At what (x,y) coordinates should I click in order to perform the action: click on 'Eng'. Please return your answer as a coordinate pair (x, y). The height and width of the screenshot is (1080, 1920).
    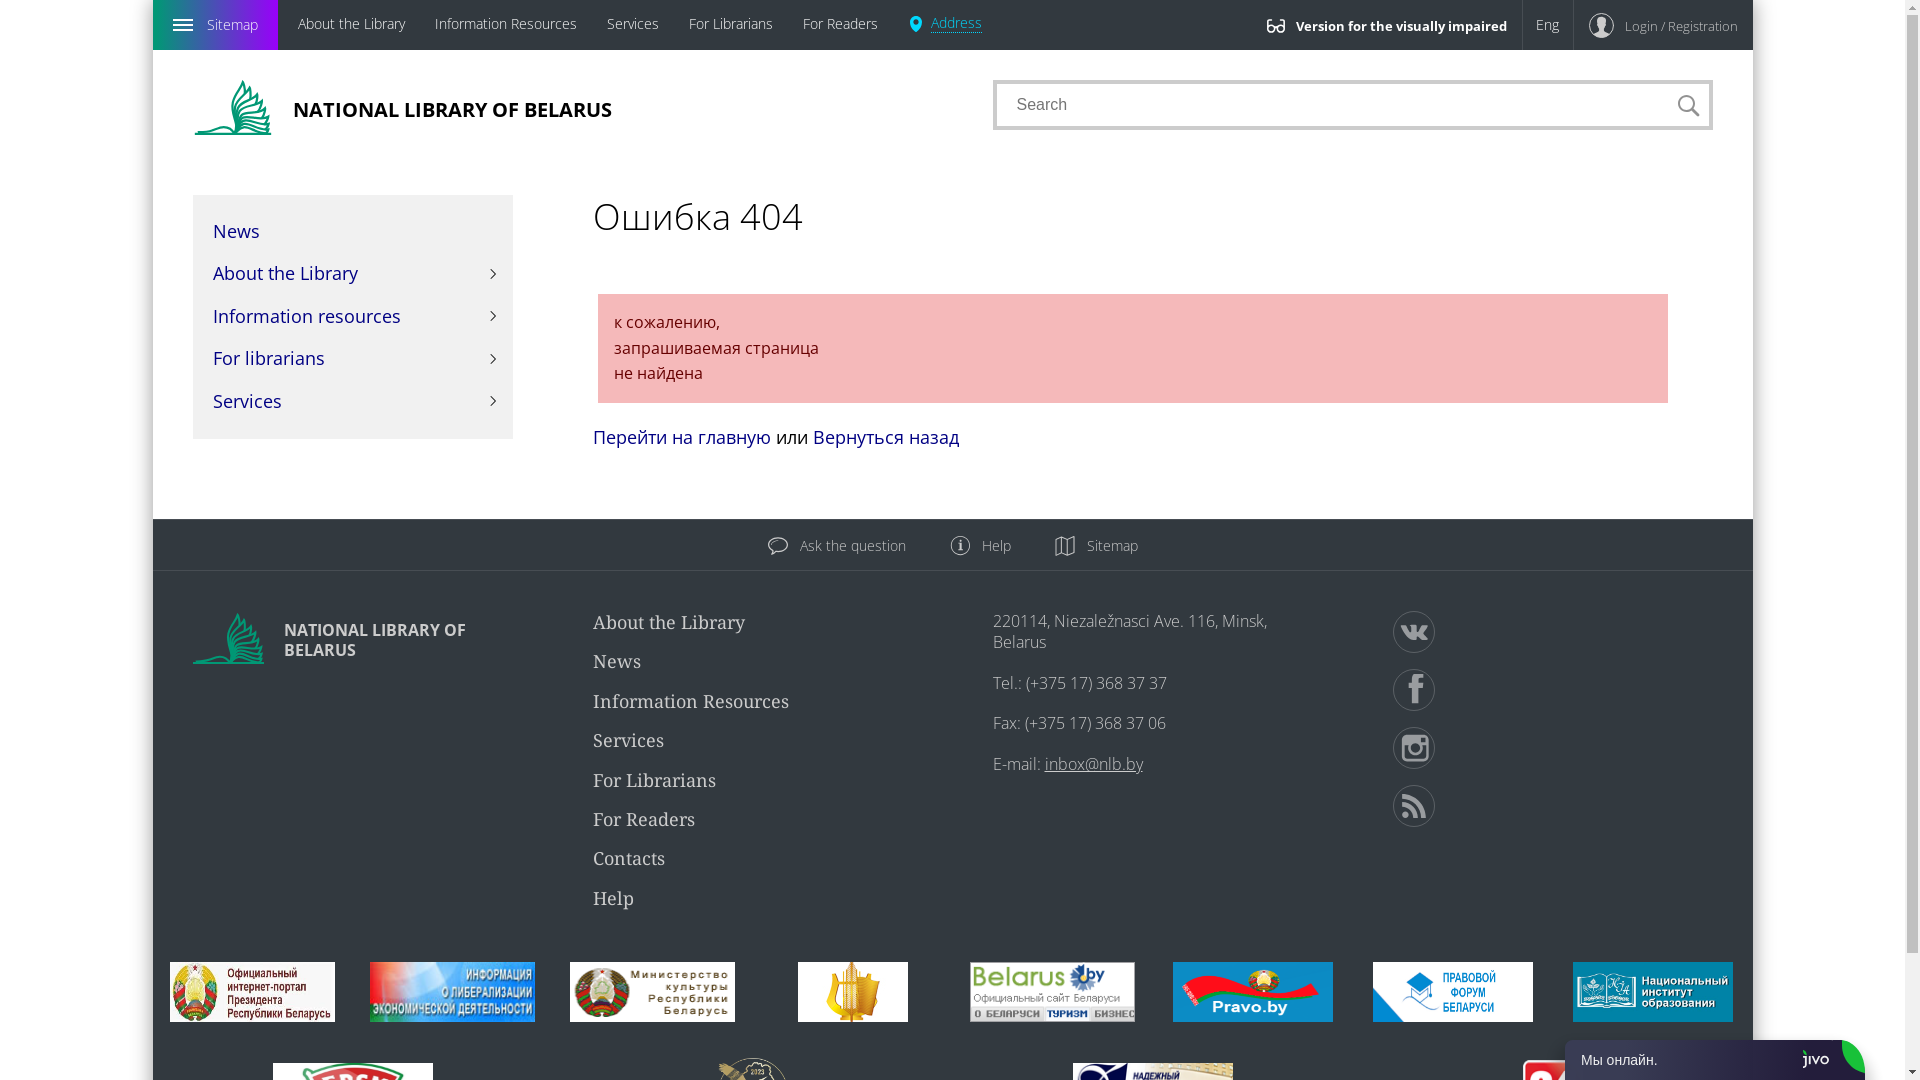
    Looking at the image, I should click on (1545, 24).